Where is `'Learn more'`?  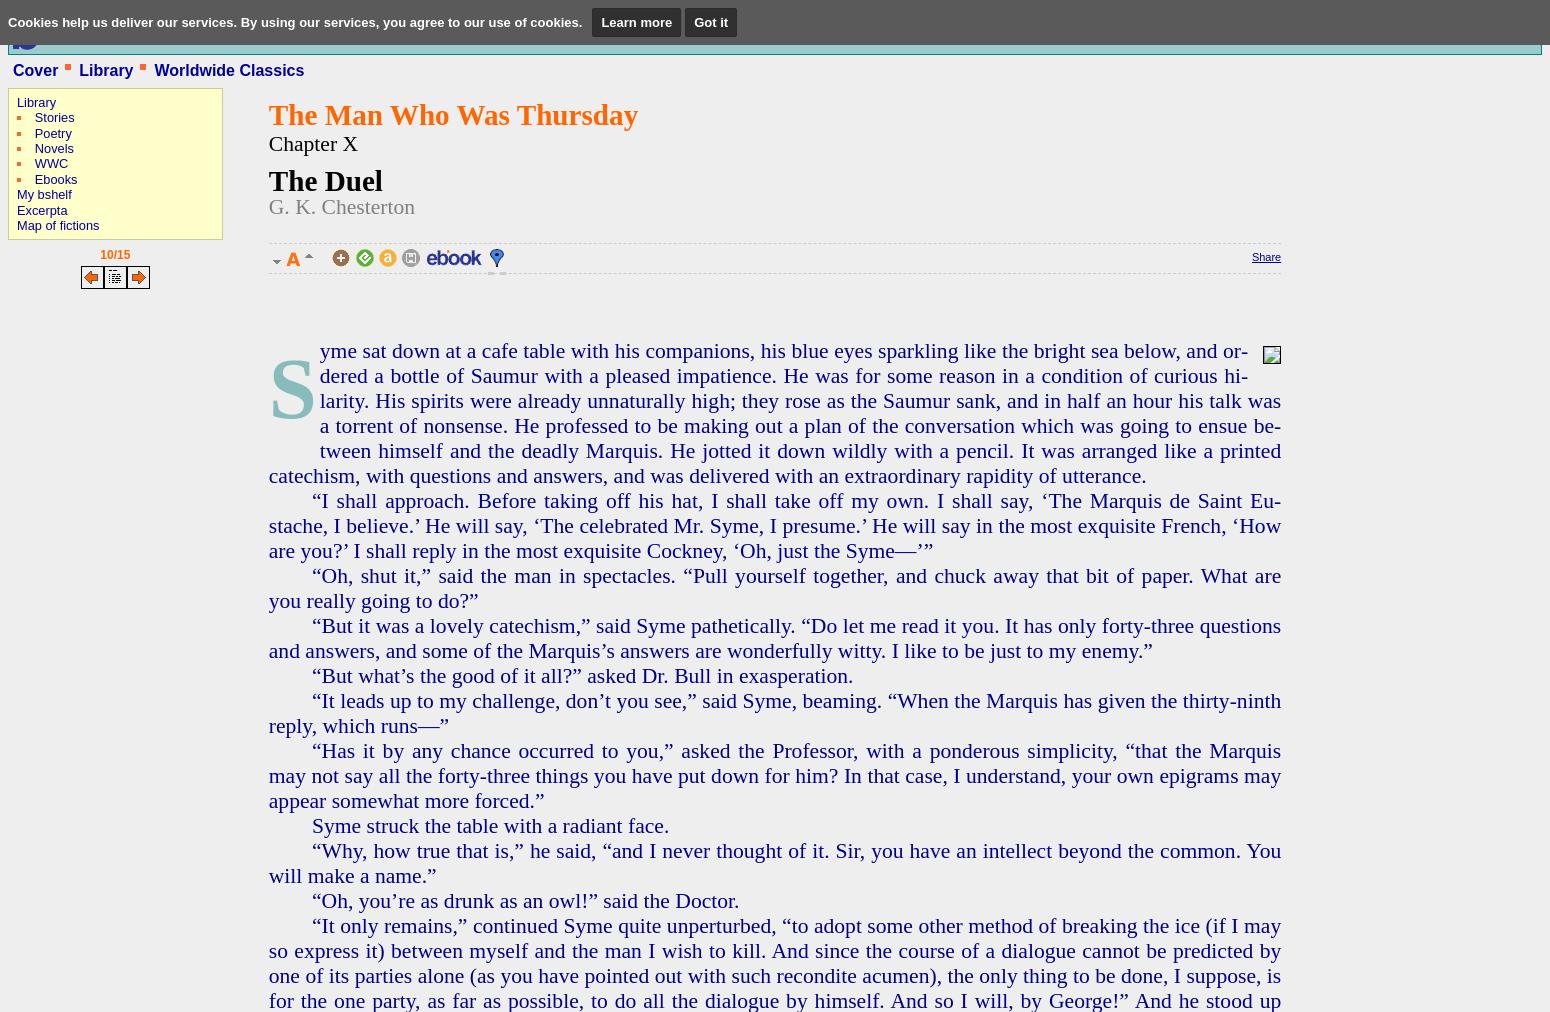 'Learn more' is located at coordinates (635, 21).